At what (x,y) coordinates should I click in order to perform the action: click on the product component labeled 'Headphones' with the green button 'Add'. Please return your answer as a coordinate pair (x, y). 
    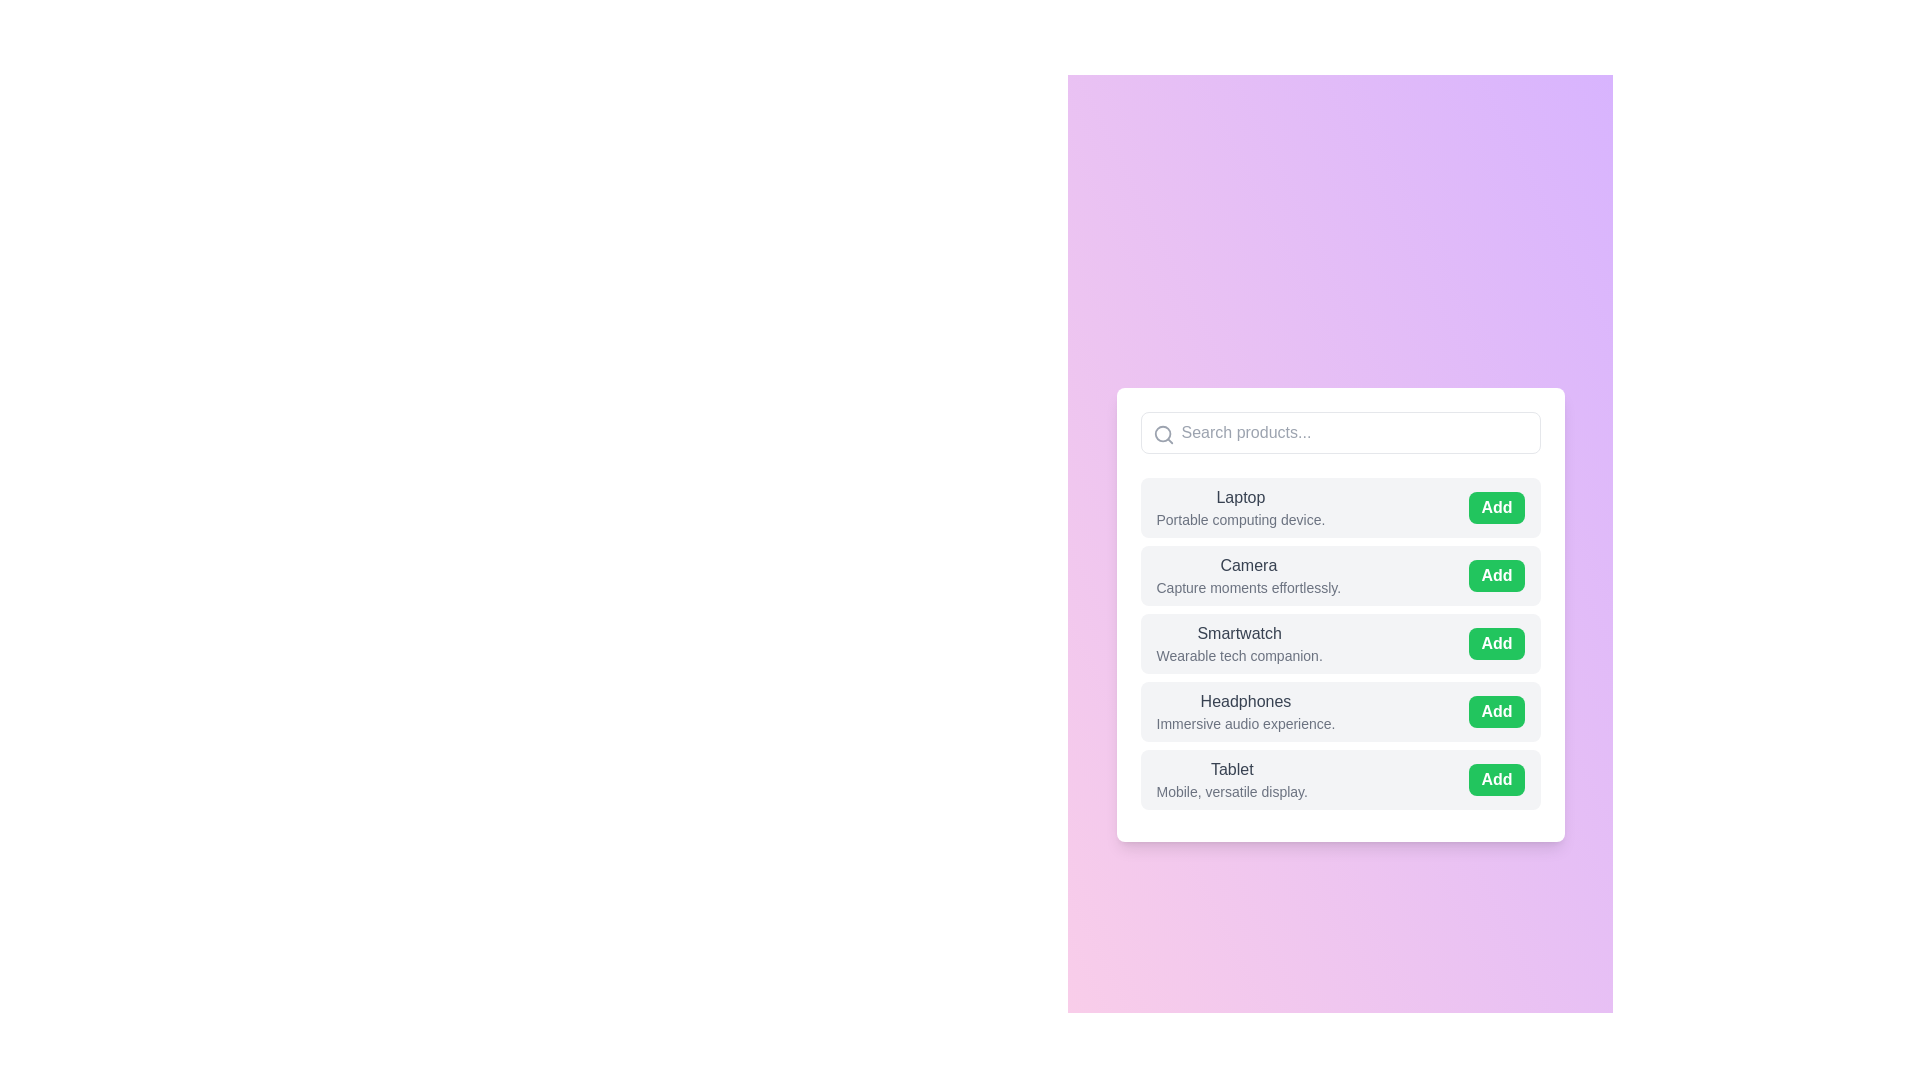
    Looking at the image, I should click on (1340, 711).